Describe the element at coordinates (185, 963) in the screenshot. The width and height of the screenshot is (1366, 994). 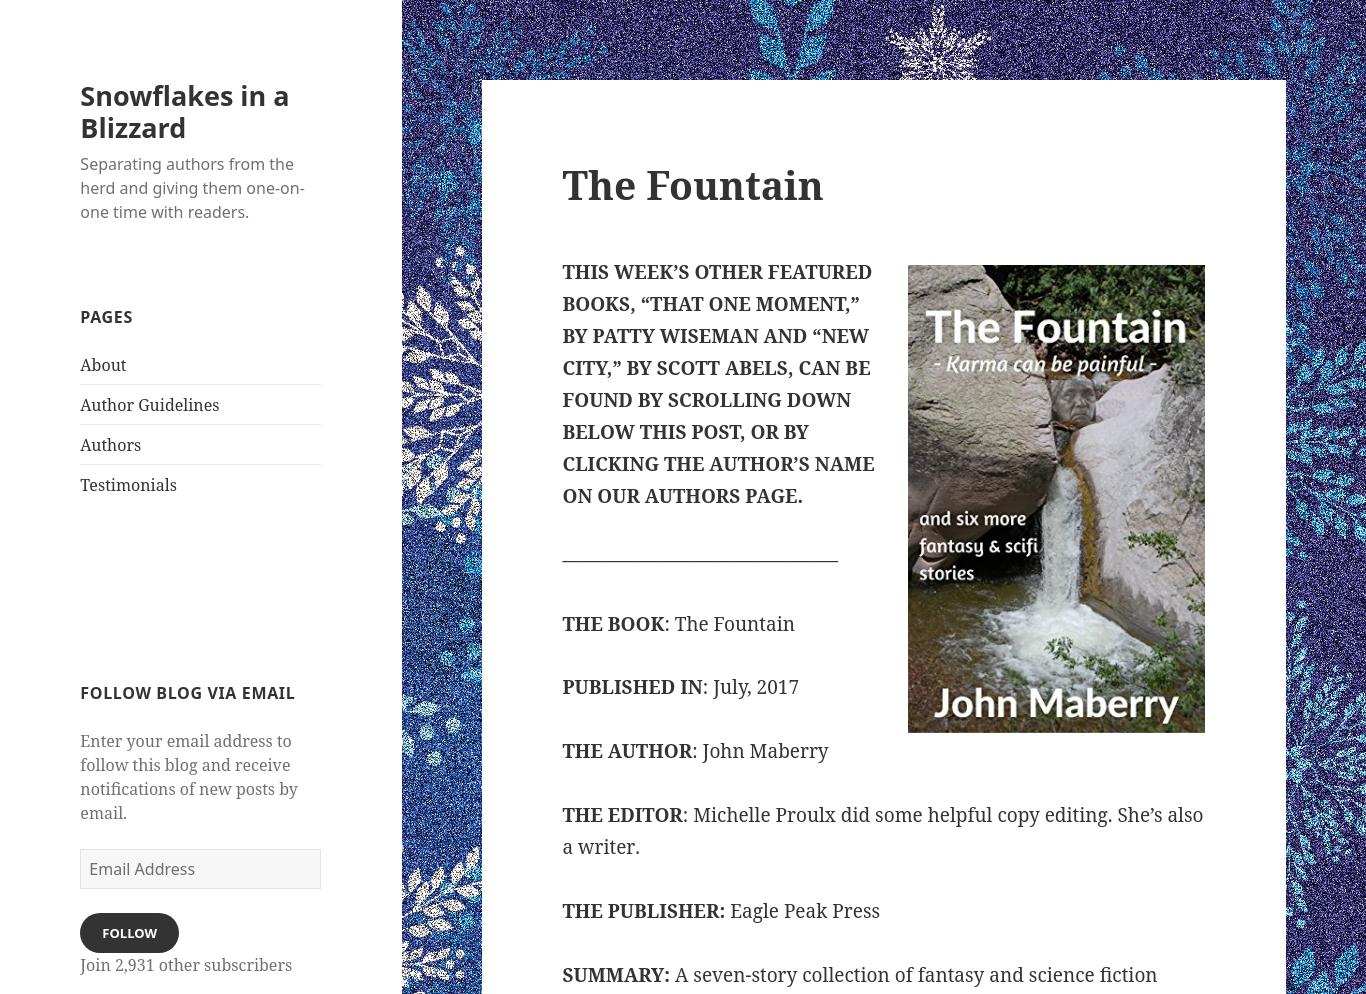
I see `'Join 2,931 other subscribers'` at that location.